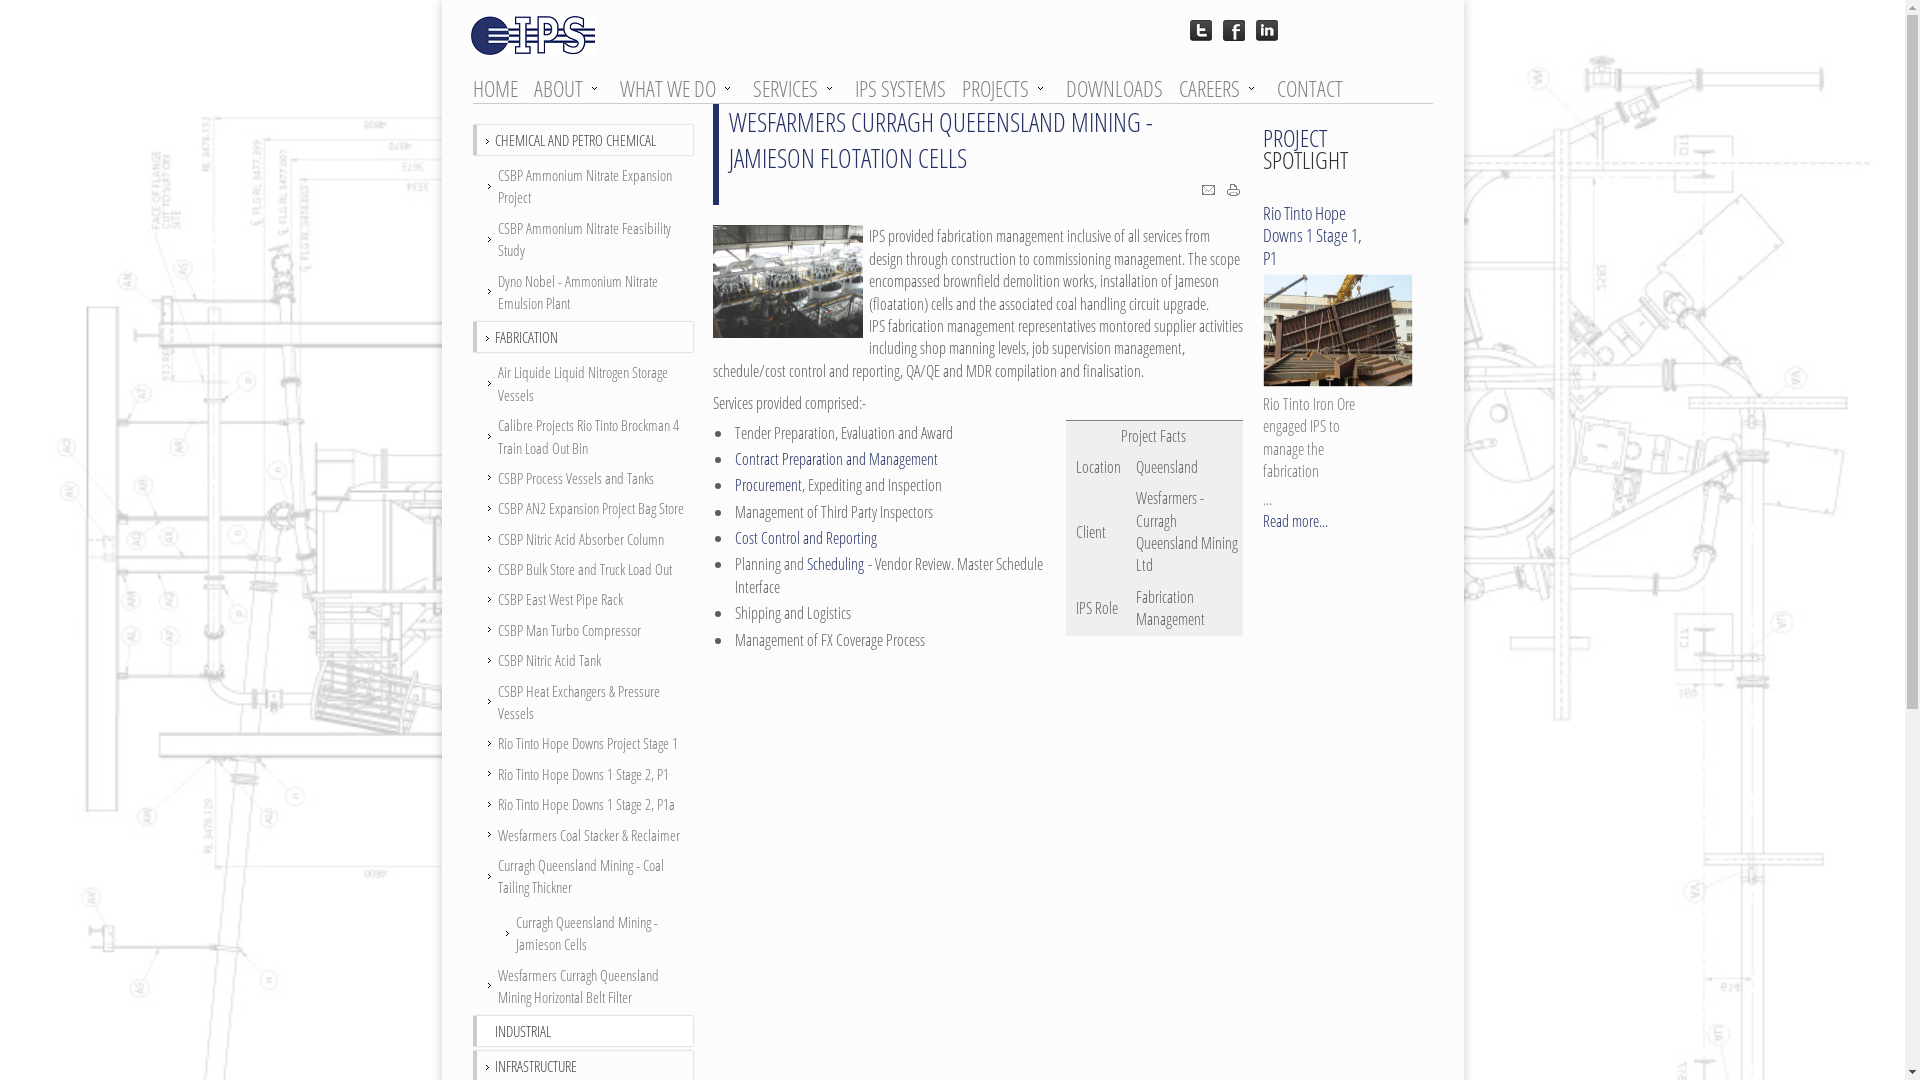 This screenshot has height=1080, width=1920. What do you see at coordinates (583, 802) in the screenshot?
I see `'Rio Tinto Hope Downs 1 Stage 2, P1a'` at bounding box center [583, 802].